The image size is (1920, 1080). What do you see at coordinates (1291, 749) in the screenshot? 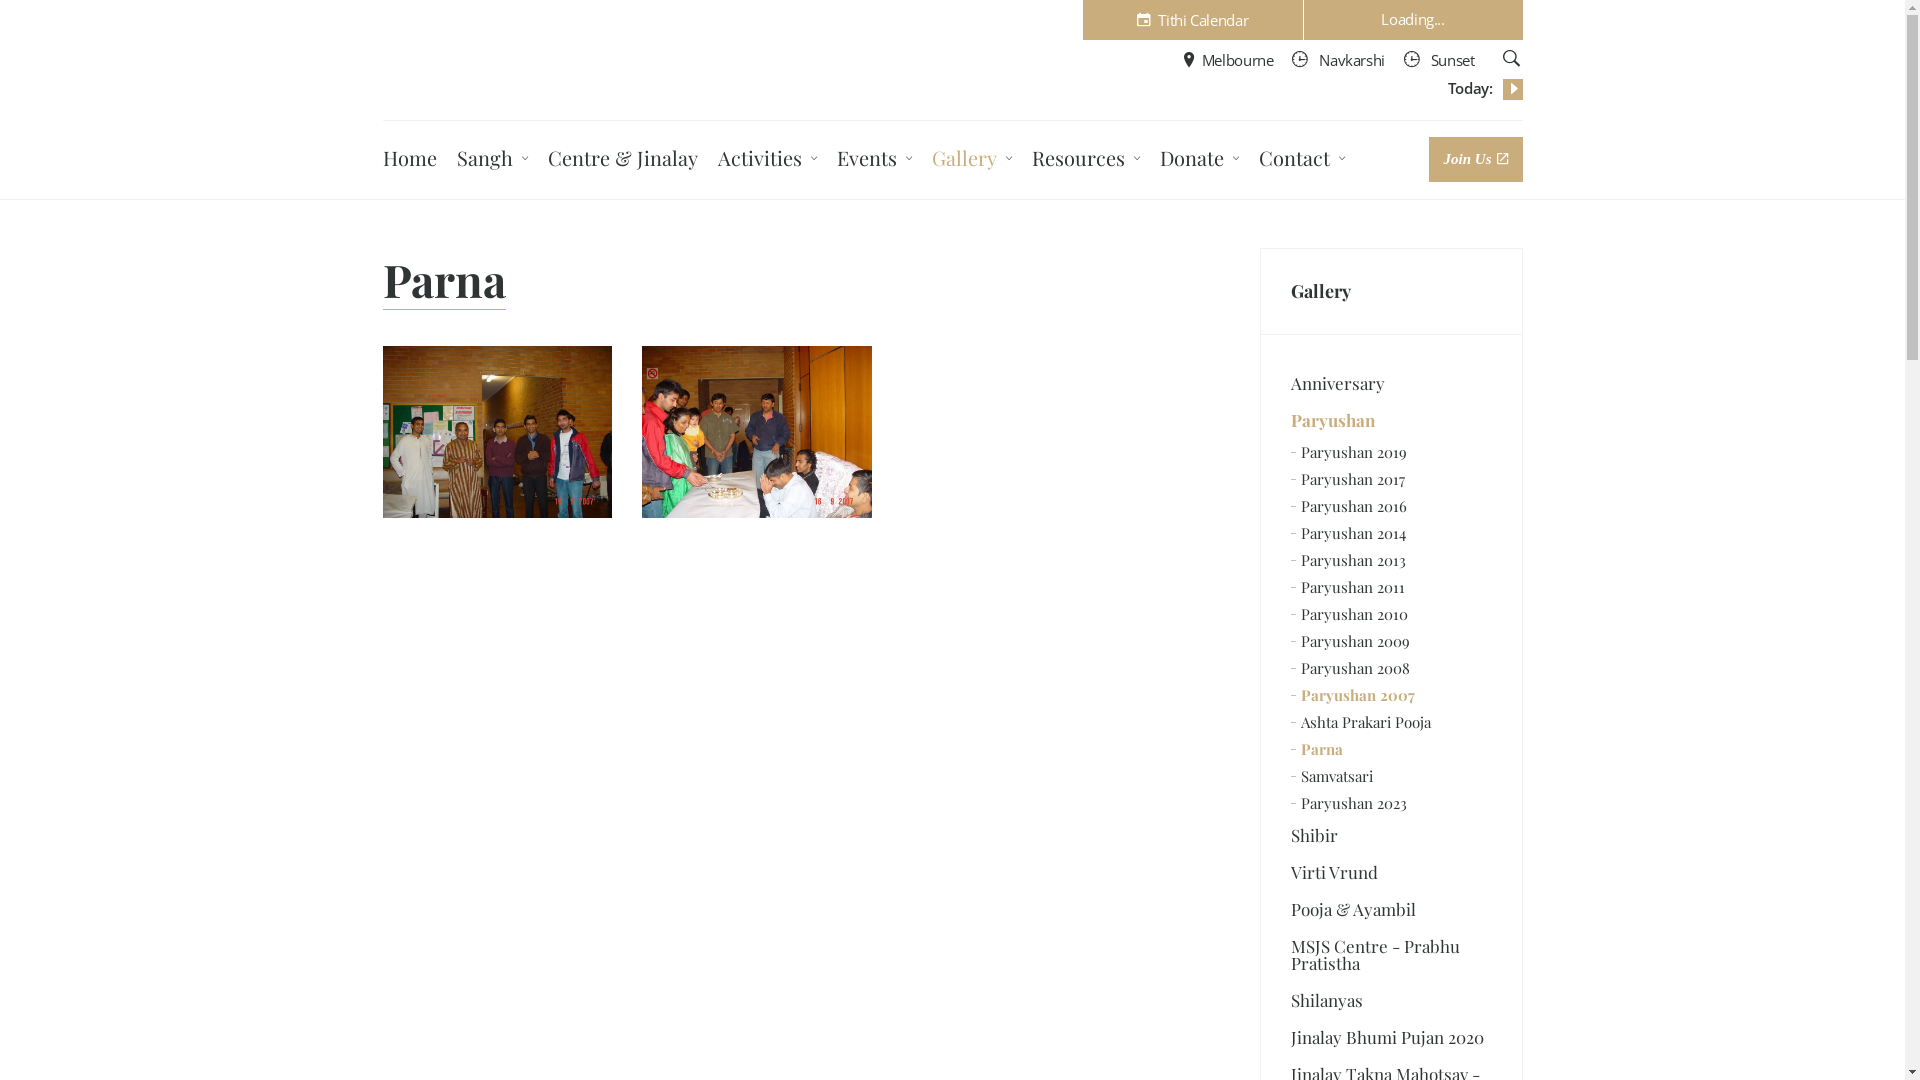
I see `'Parna'` at bounding box center [1291, 749].